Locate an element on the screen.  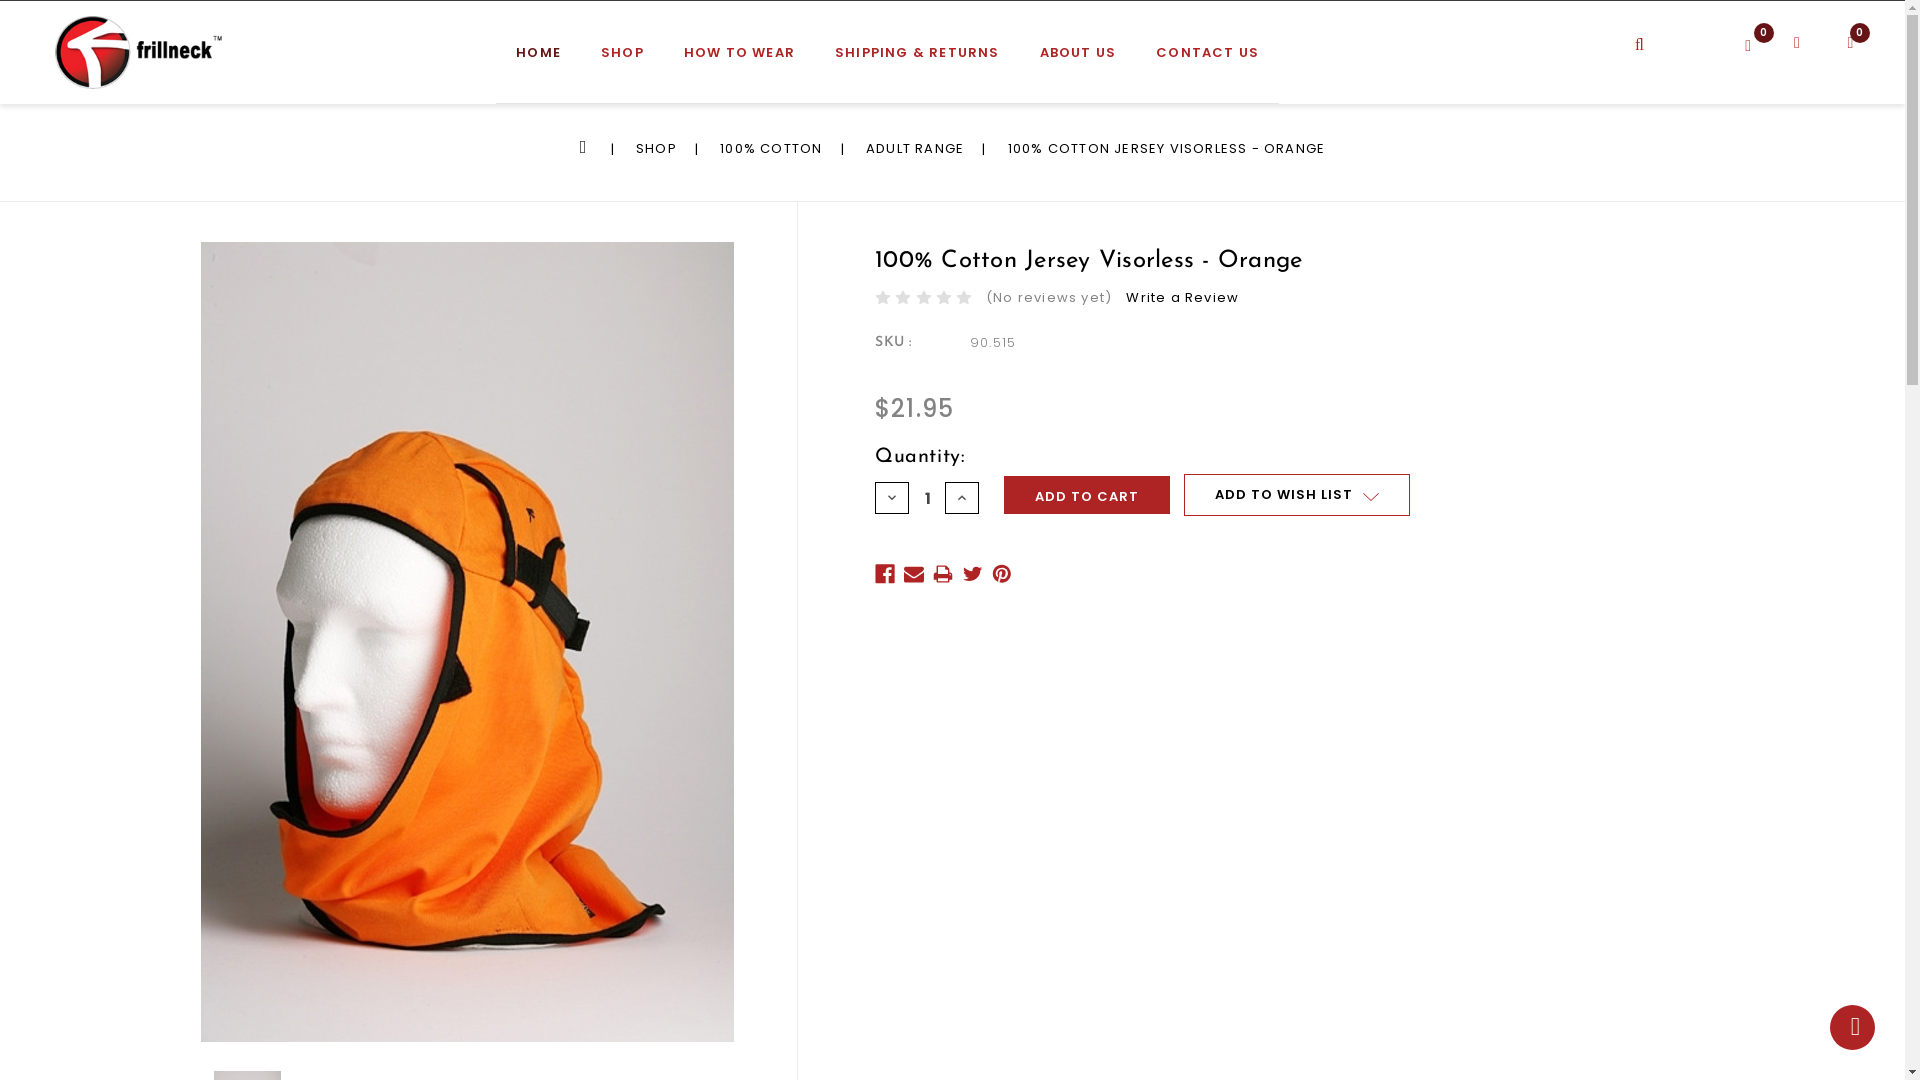
'CONTACT US' is located at coordinates (1206, 60).